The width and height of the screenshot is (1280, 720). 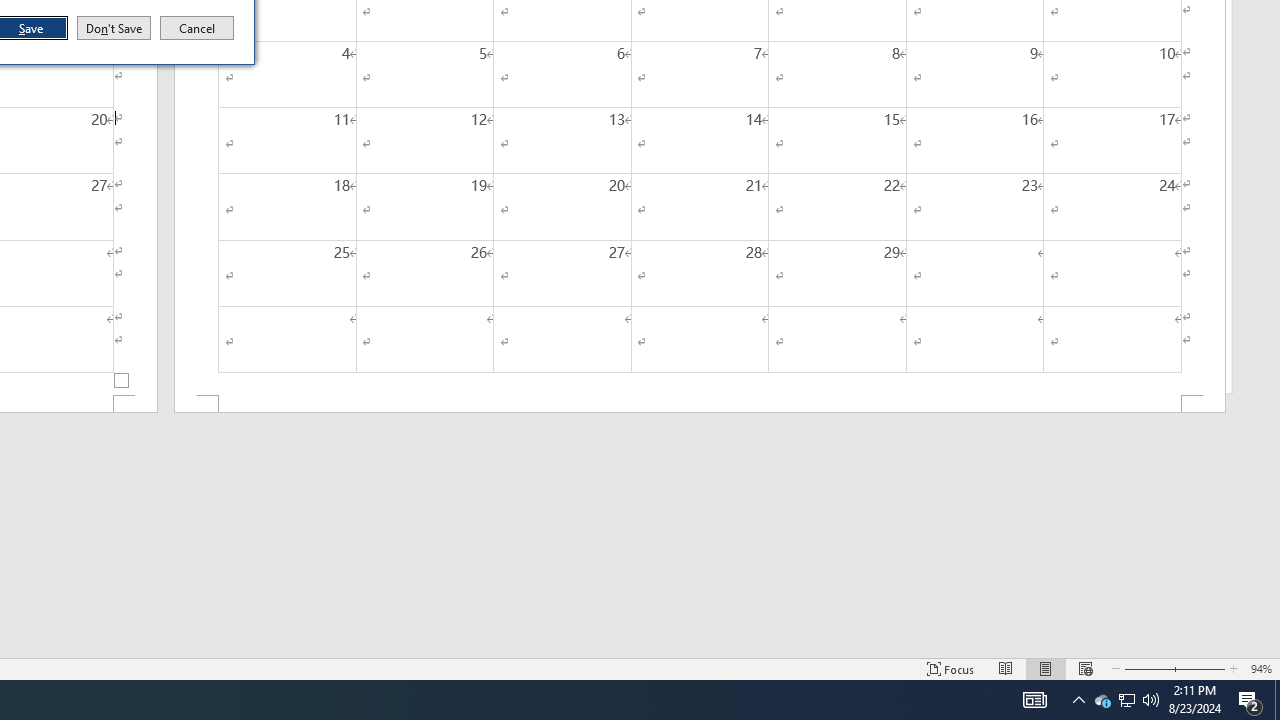 I want to click on 'Footer -Section 2-', so click(x=700, y=404).